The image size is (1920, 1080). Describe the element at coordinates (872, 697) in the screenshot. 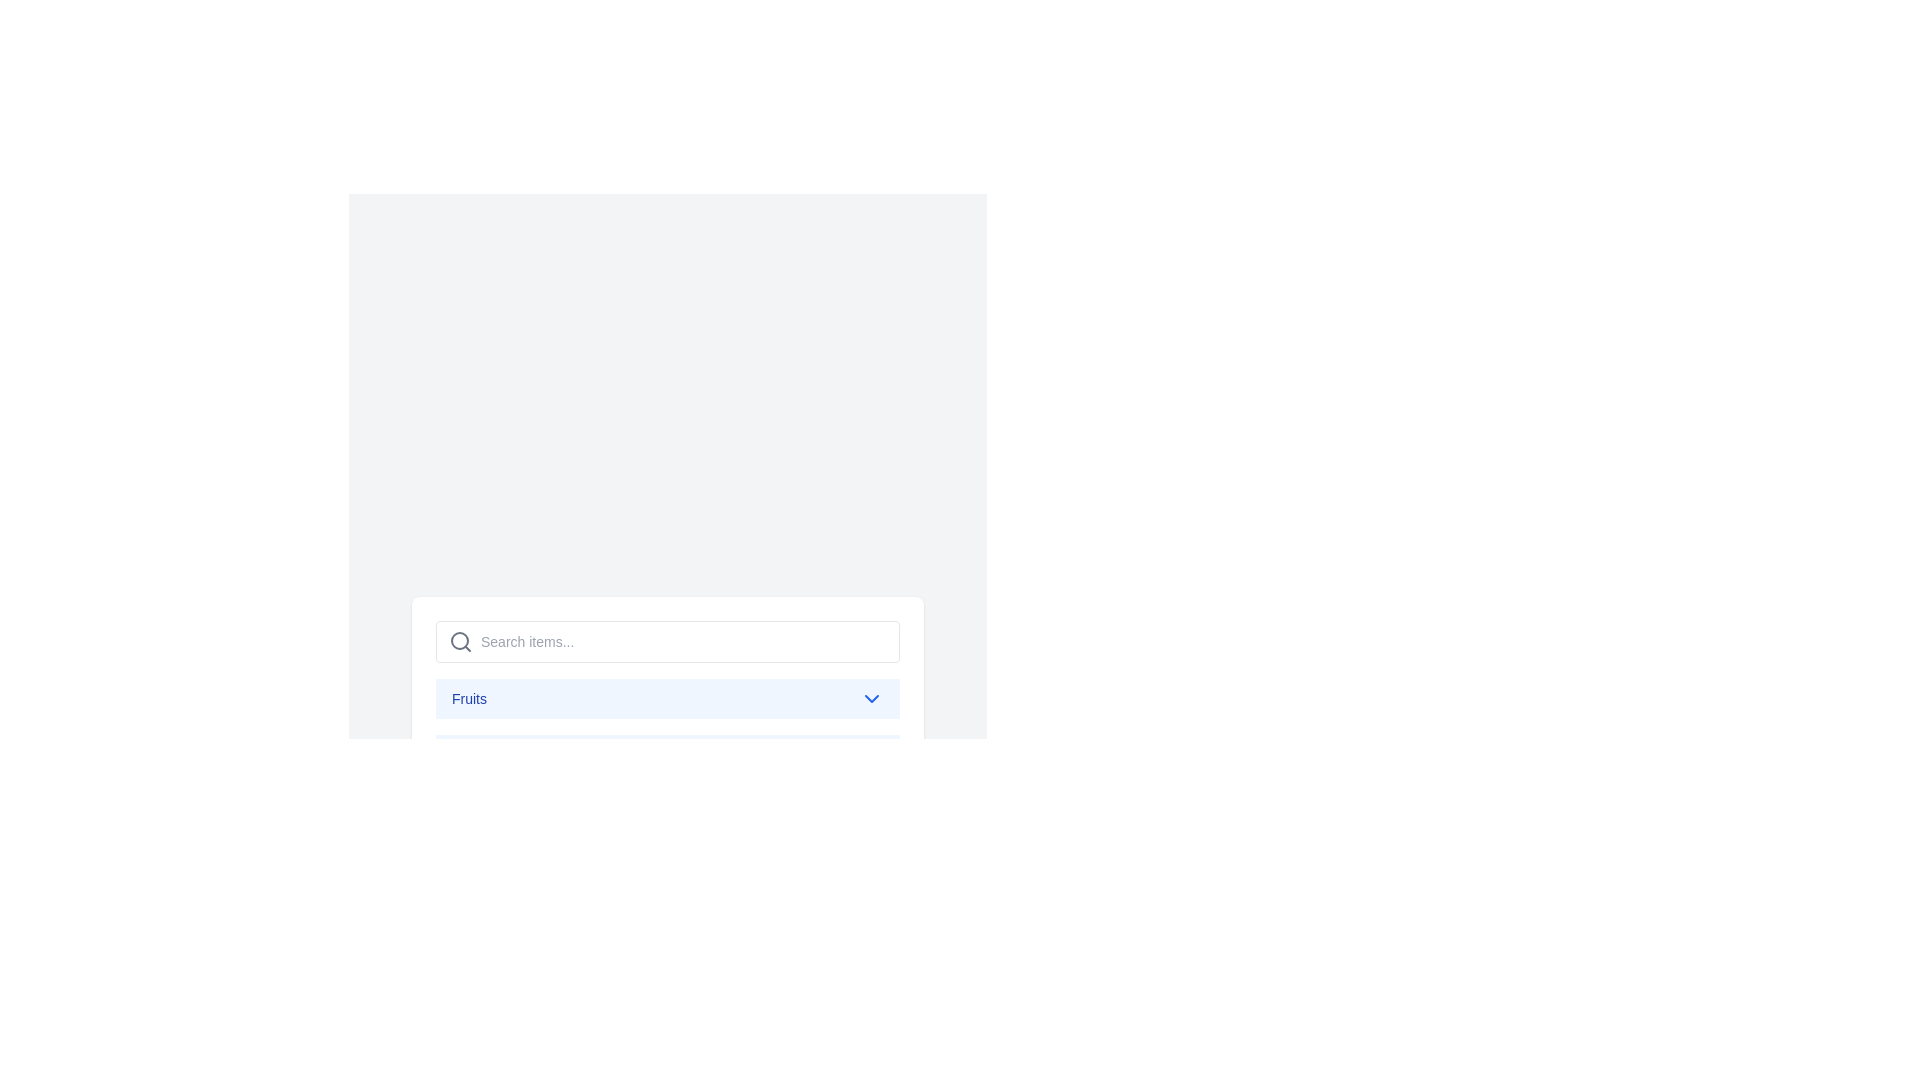

I see `the dropdown indicator icon located at the far right of the blue bar labeled 'Fruits'` at that location.